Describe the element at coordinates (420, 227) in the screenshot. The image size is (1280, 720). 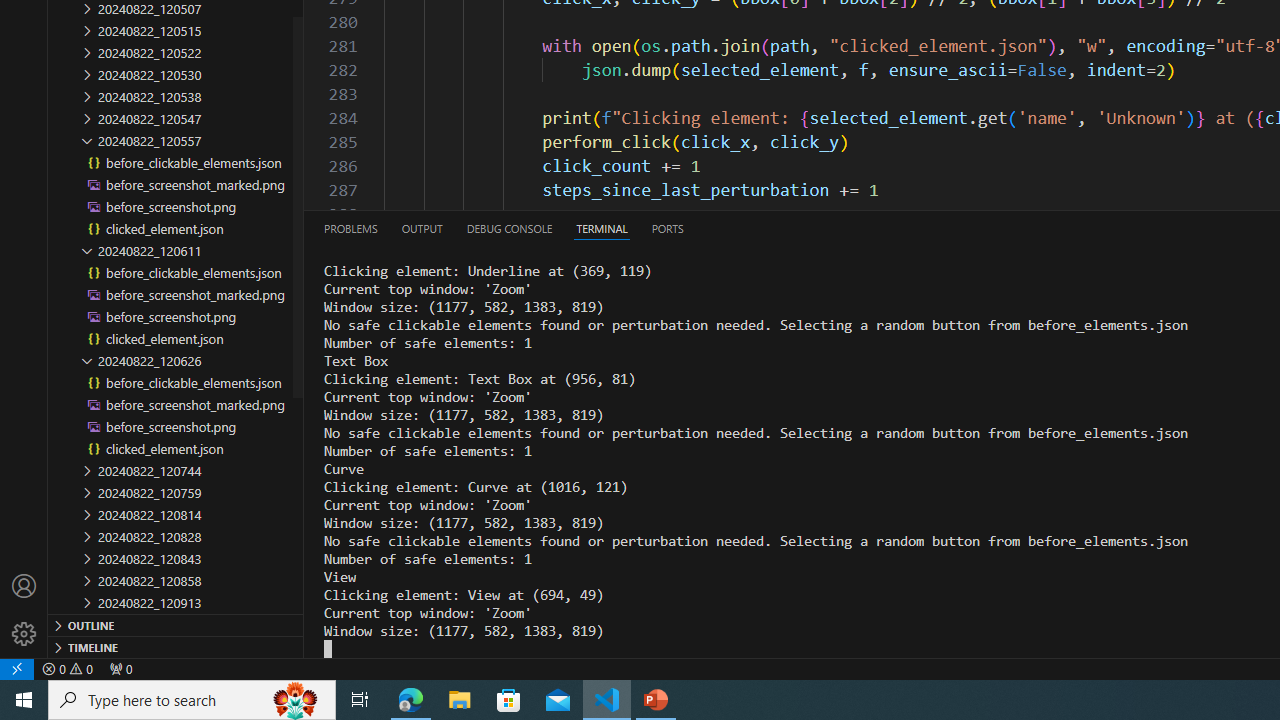
I see `'Output (Ctrl+Shift+U)'` at that location.